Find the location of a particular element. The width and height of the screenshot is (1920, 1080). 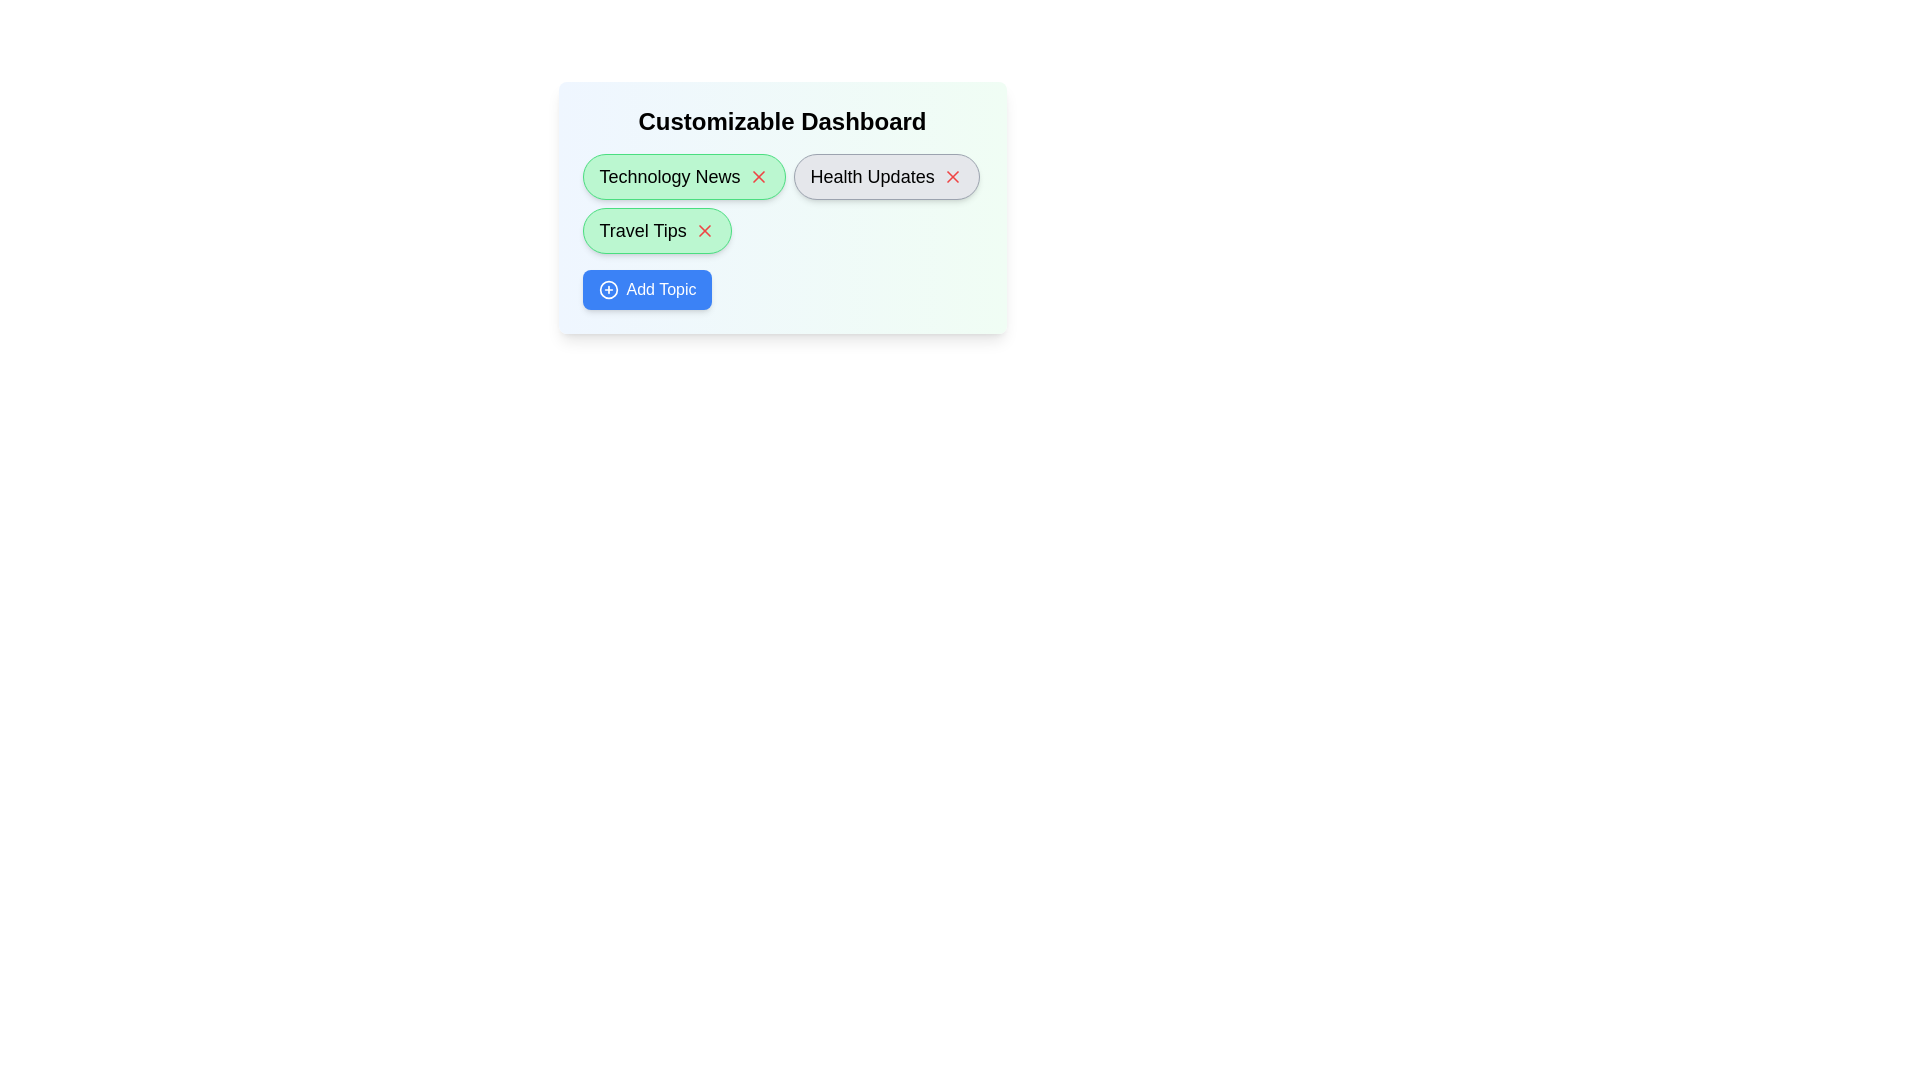

the 'X' button next to the topic named Technology News to remove it is located at coordinates (757, 176).